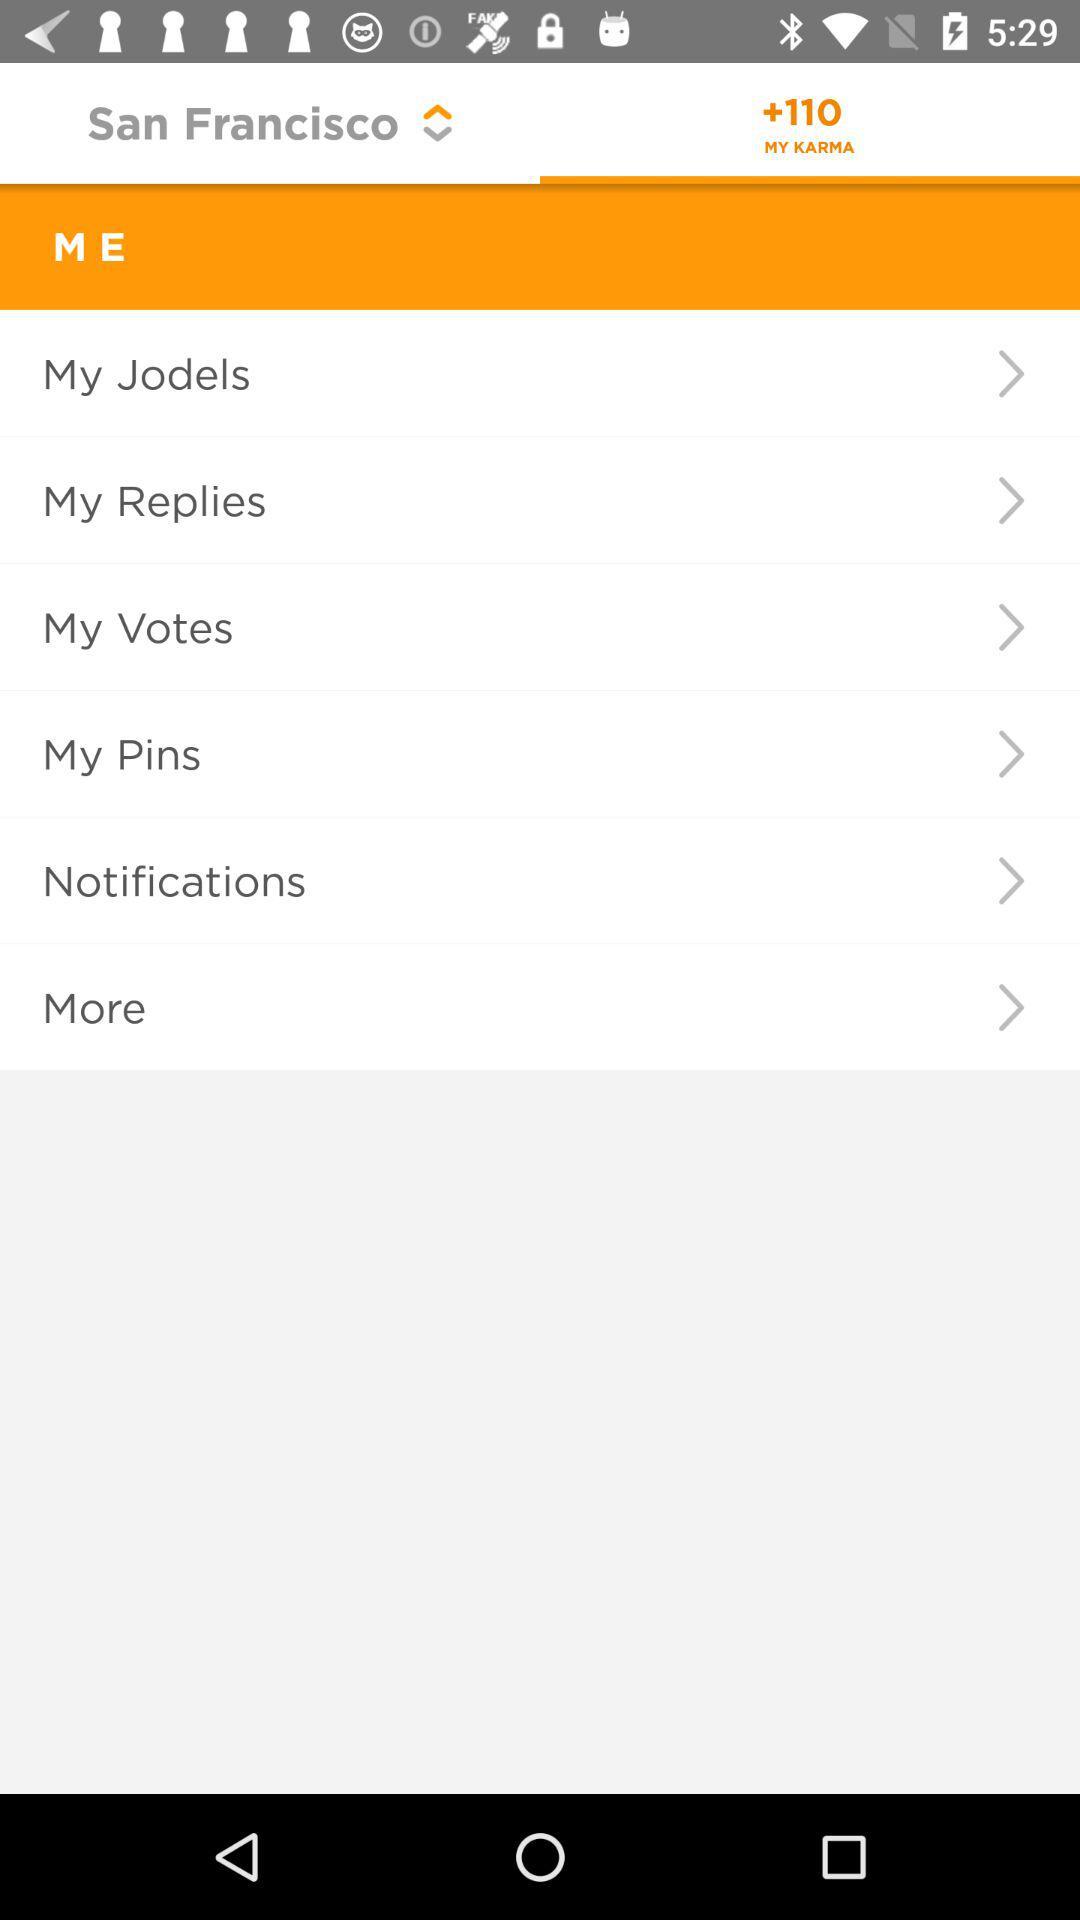  What do you see at coordinates (1011, 880) in the screenshot?
I see `item to the right of the notifications icon` at bounding box center [1011, 880].